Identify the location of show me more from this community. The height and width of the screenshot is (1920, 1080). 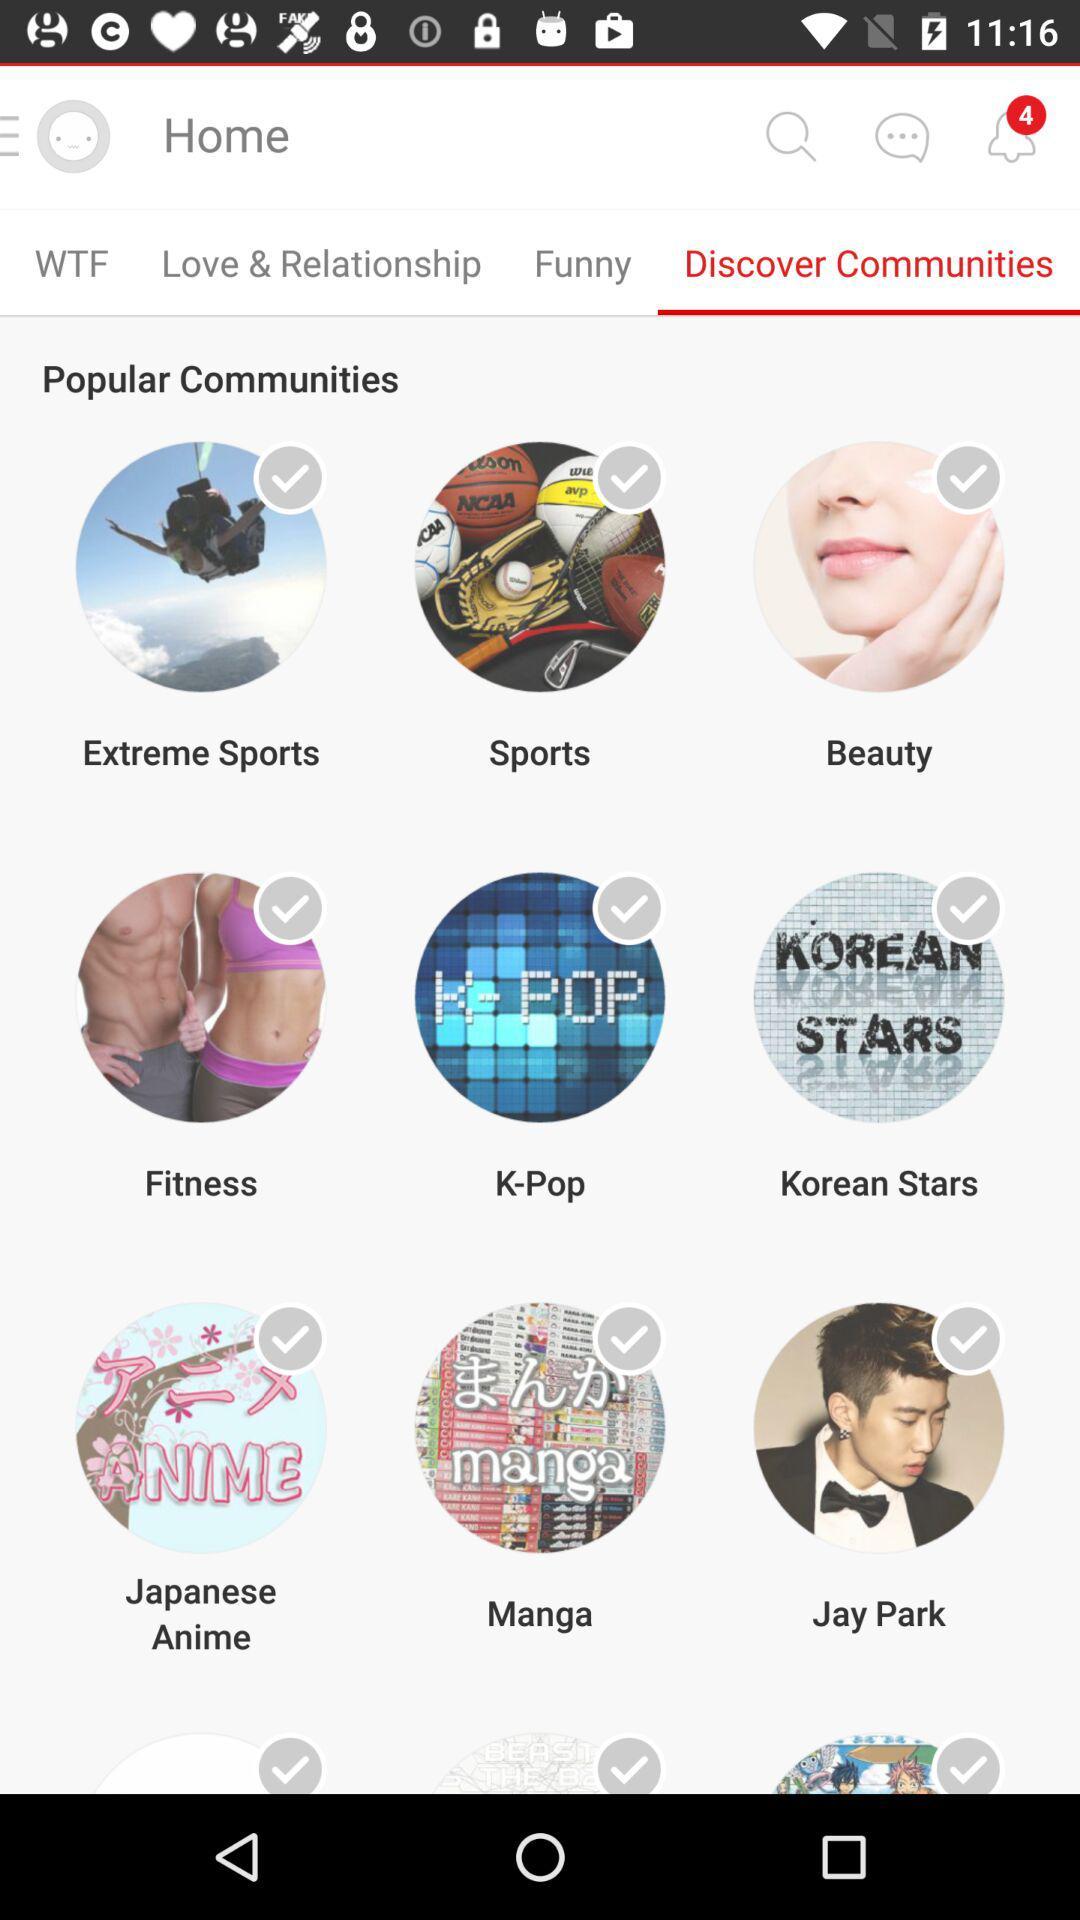
(290, 907).